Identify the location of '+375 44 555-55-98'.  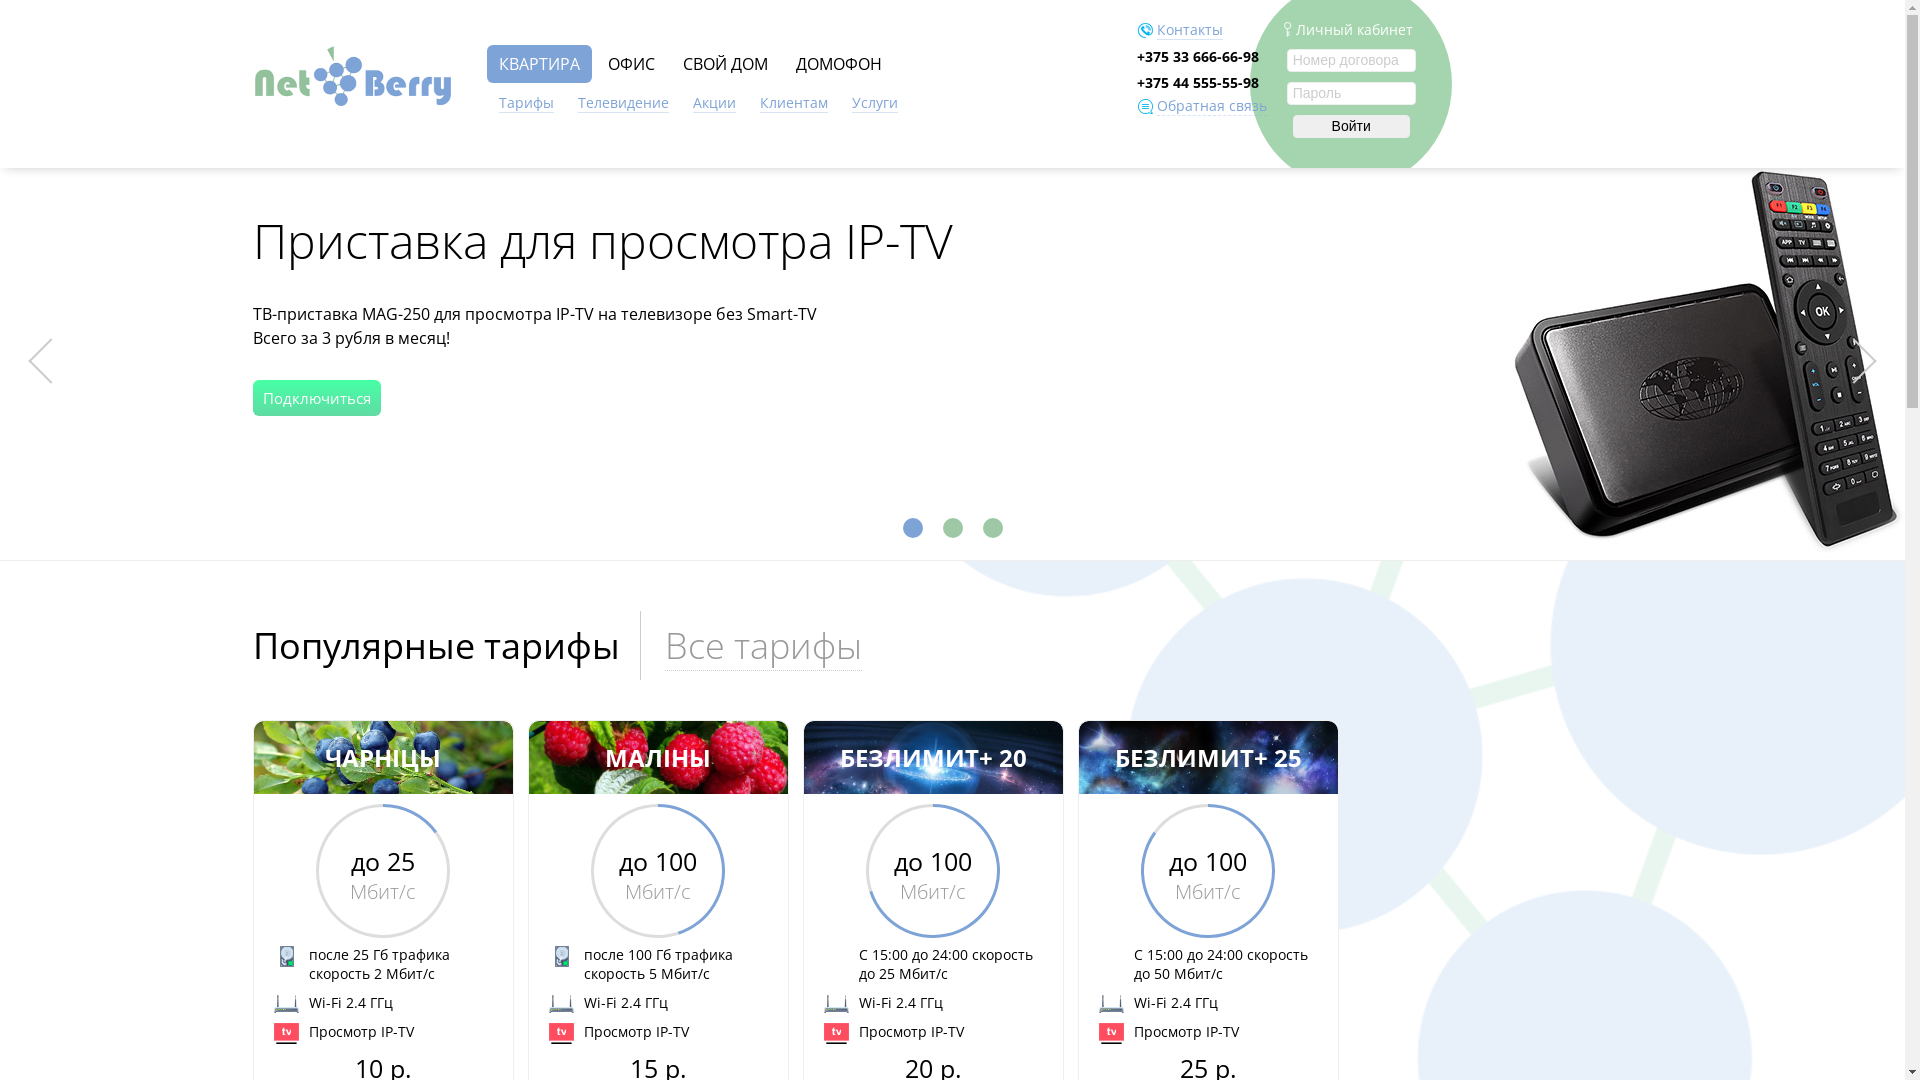
(1196, 81).